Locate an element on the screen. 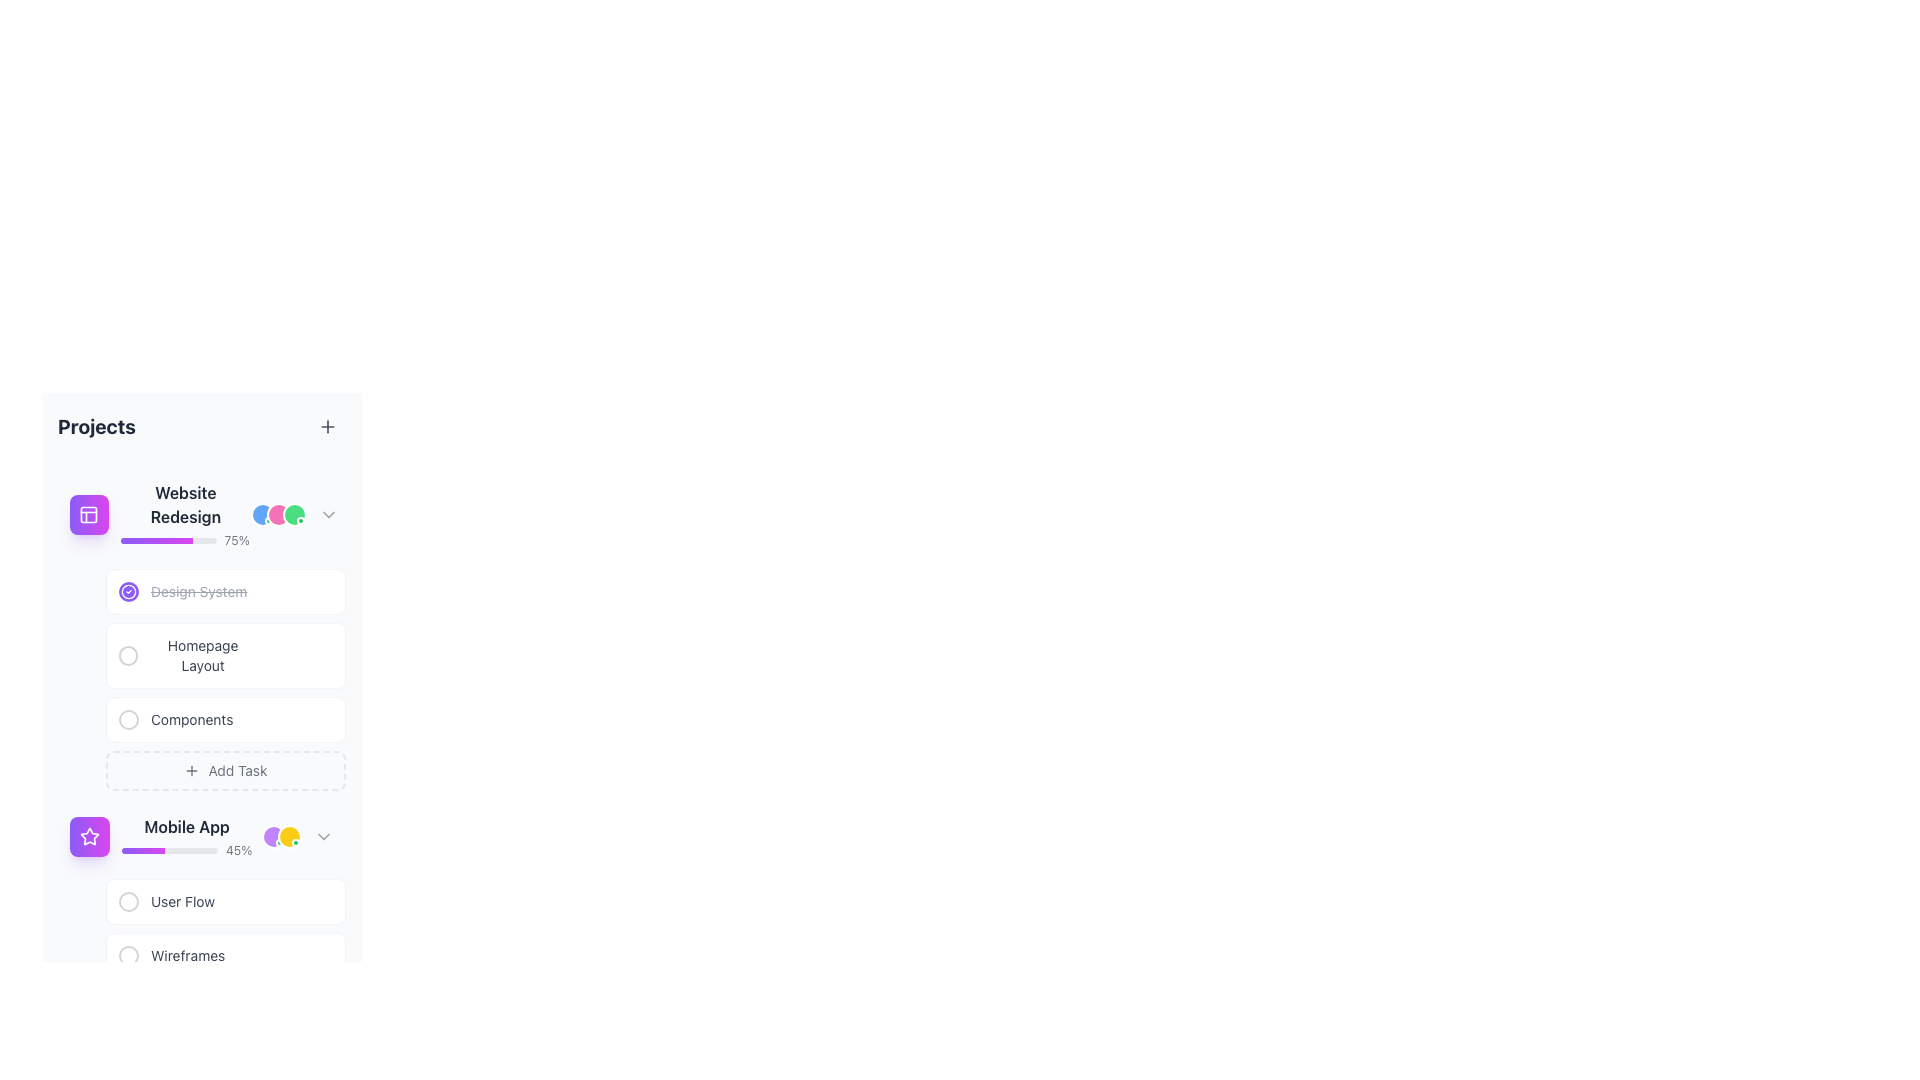 The image size is (1920, 1080). the selectable list item representing a task within the 'Website Redesign' section, located between 'Design System' and 'Components' is located at coordinates (225, 678).